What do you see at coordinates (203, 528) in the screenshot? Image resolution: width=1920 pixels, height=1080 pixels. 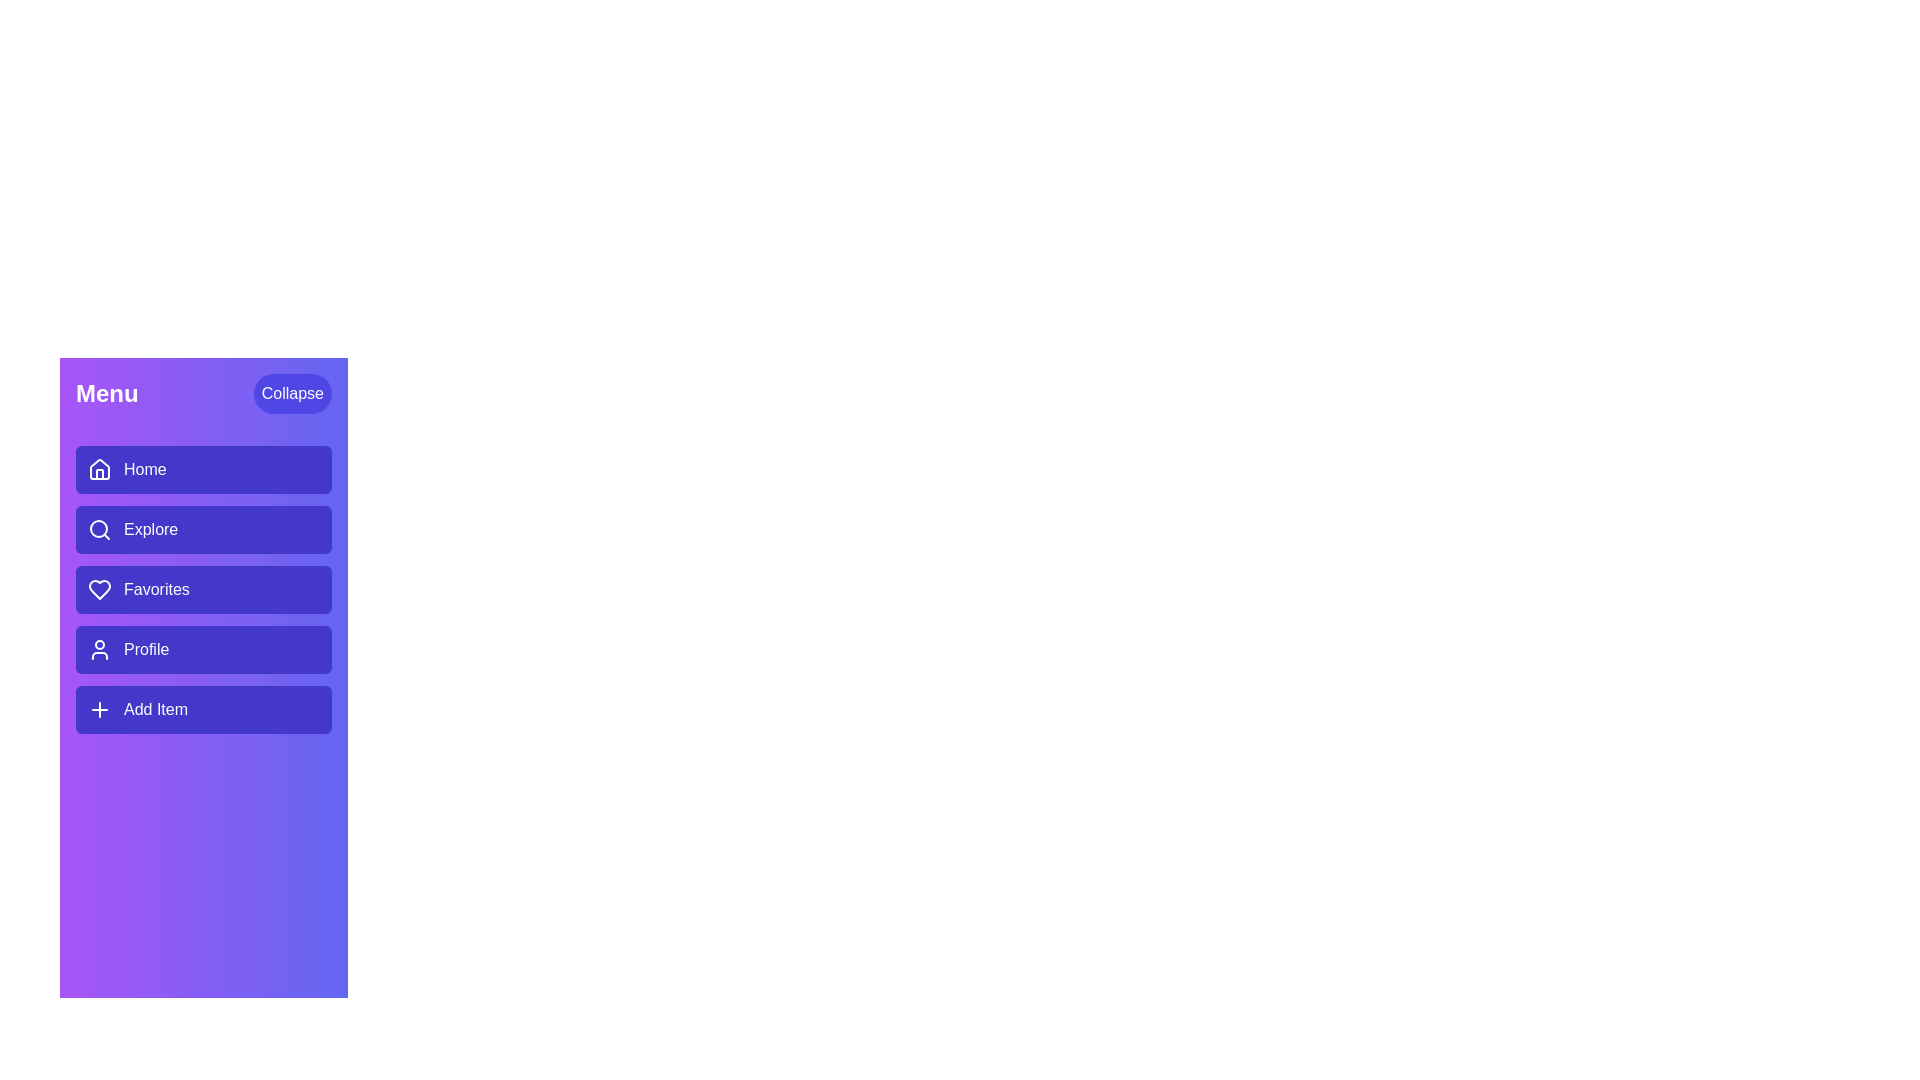 I see `the menu item labeled Explore` at bounding box center [203, 528].